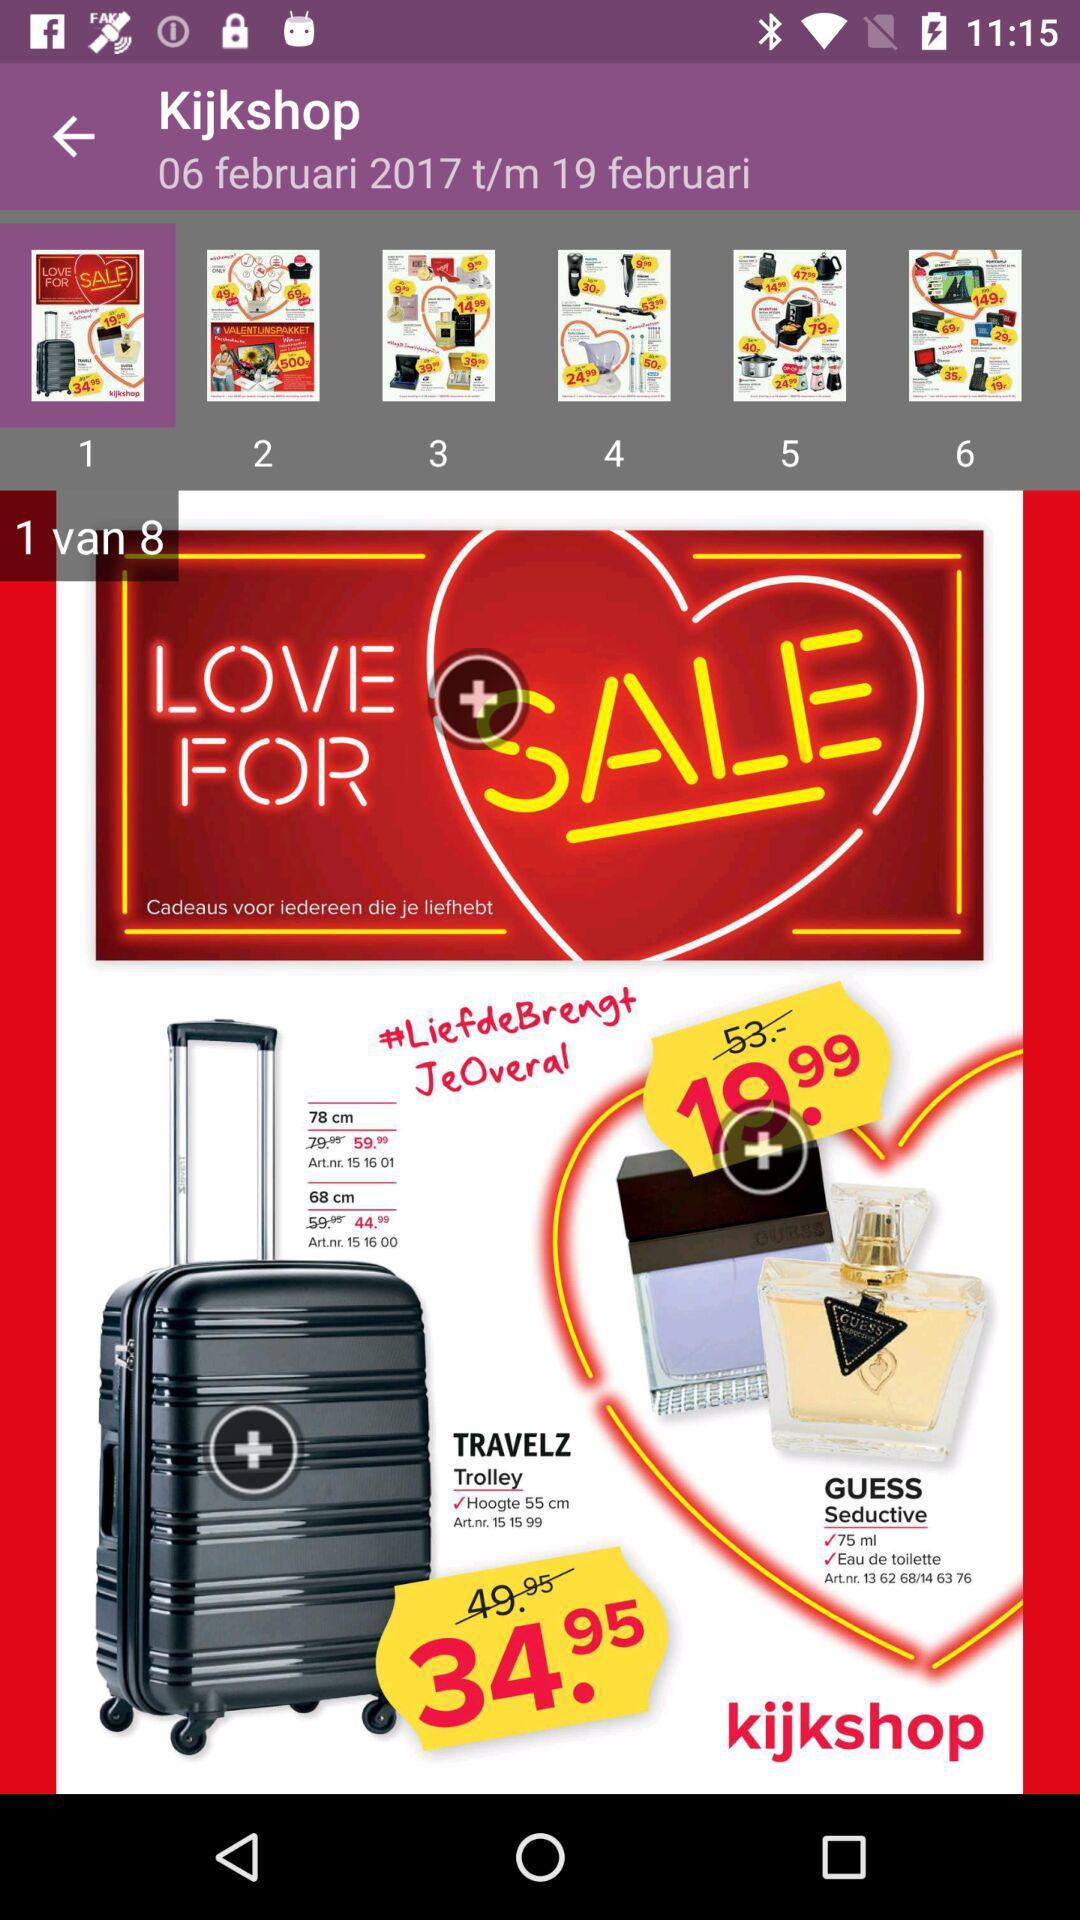 The image size is (1080, 1920). I want to click on the item above the 3 icon, so click(437, 325).